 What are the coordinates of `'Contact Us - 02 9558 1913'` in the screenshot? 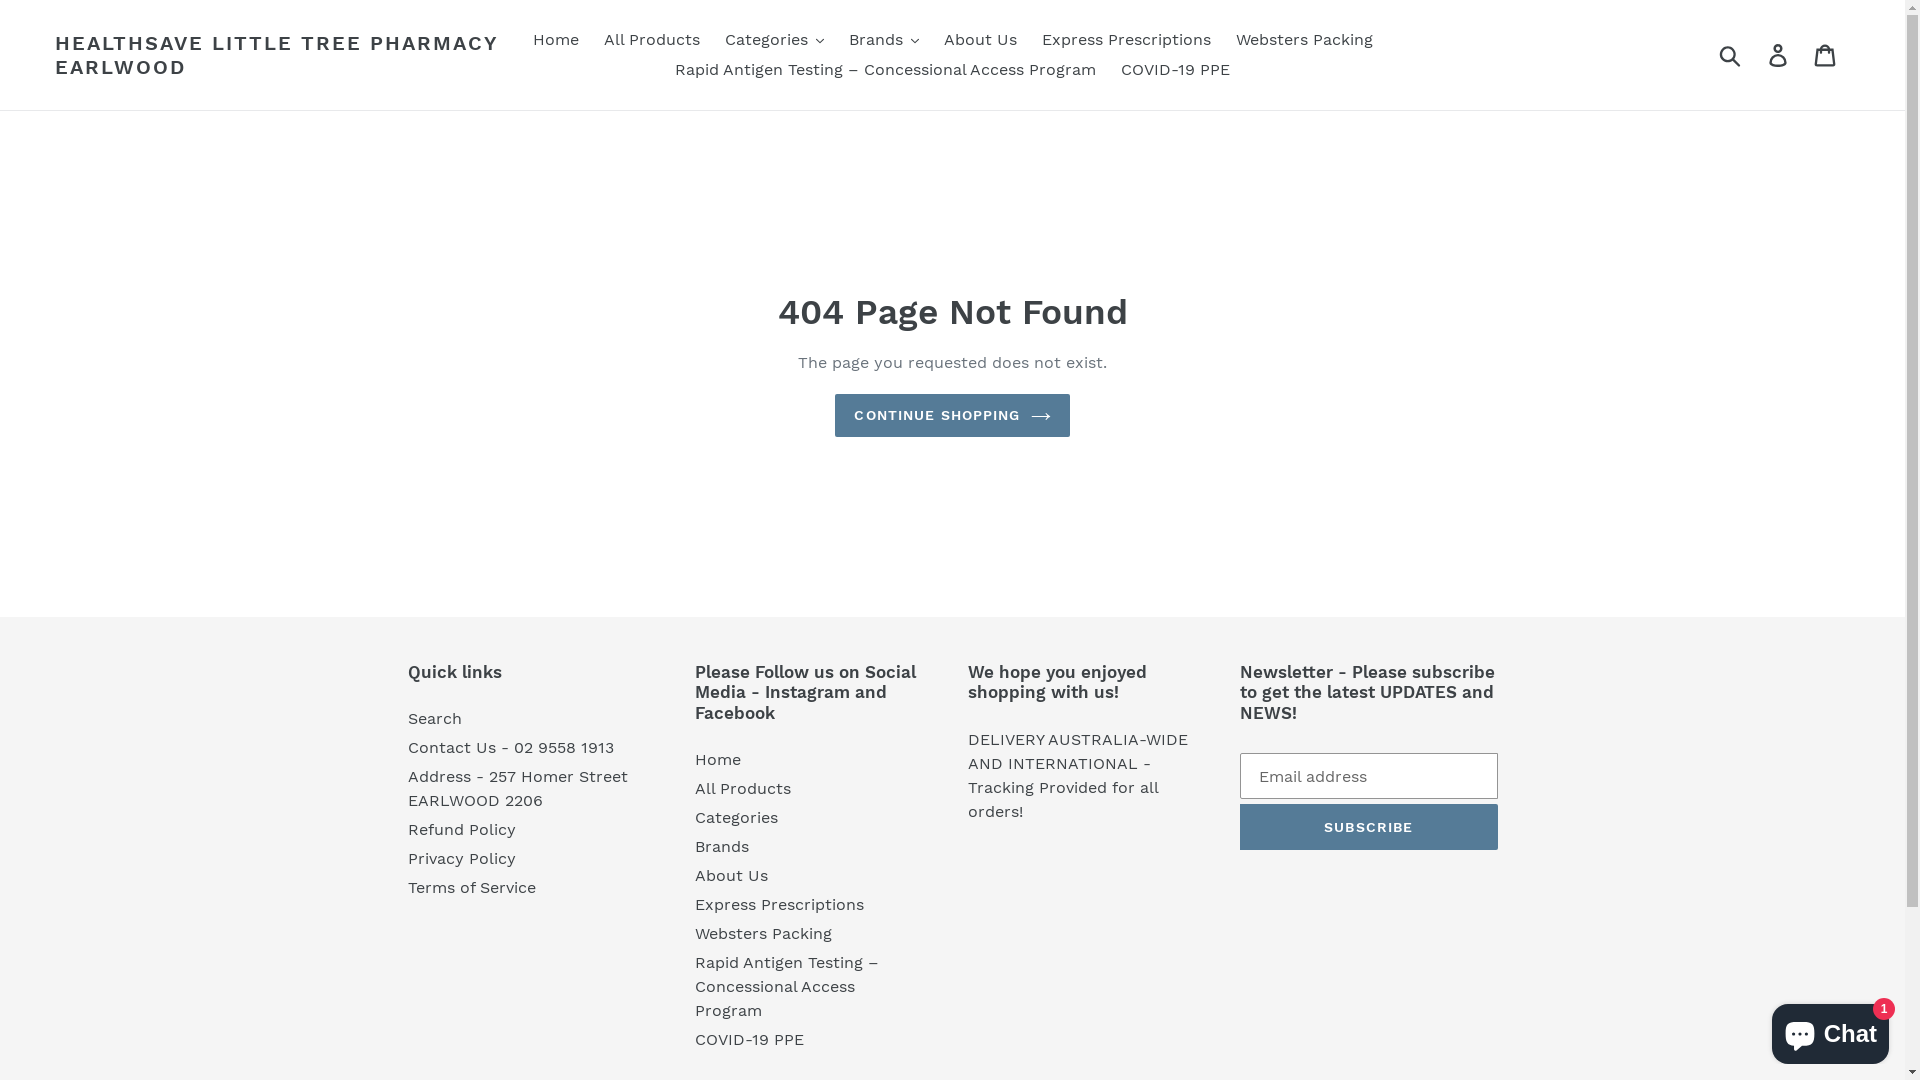 It's located at (510, 747).